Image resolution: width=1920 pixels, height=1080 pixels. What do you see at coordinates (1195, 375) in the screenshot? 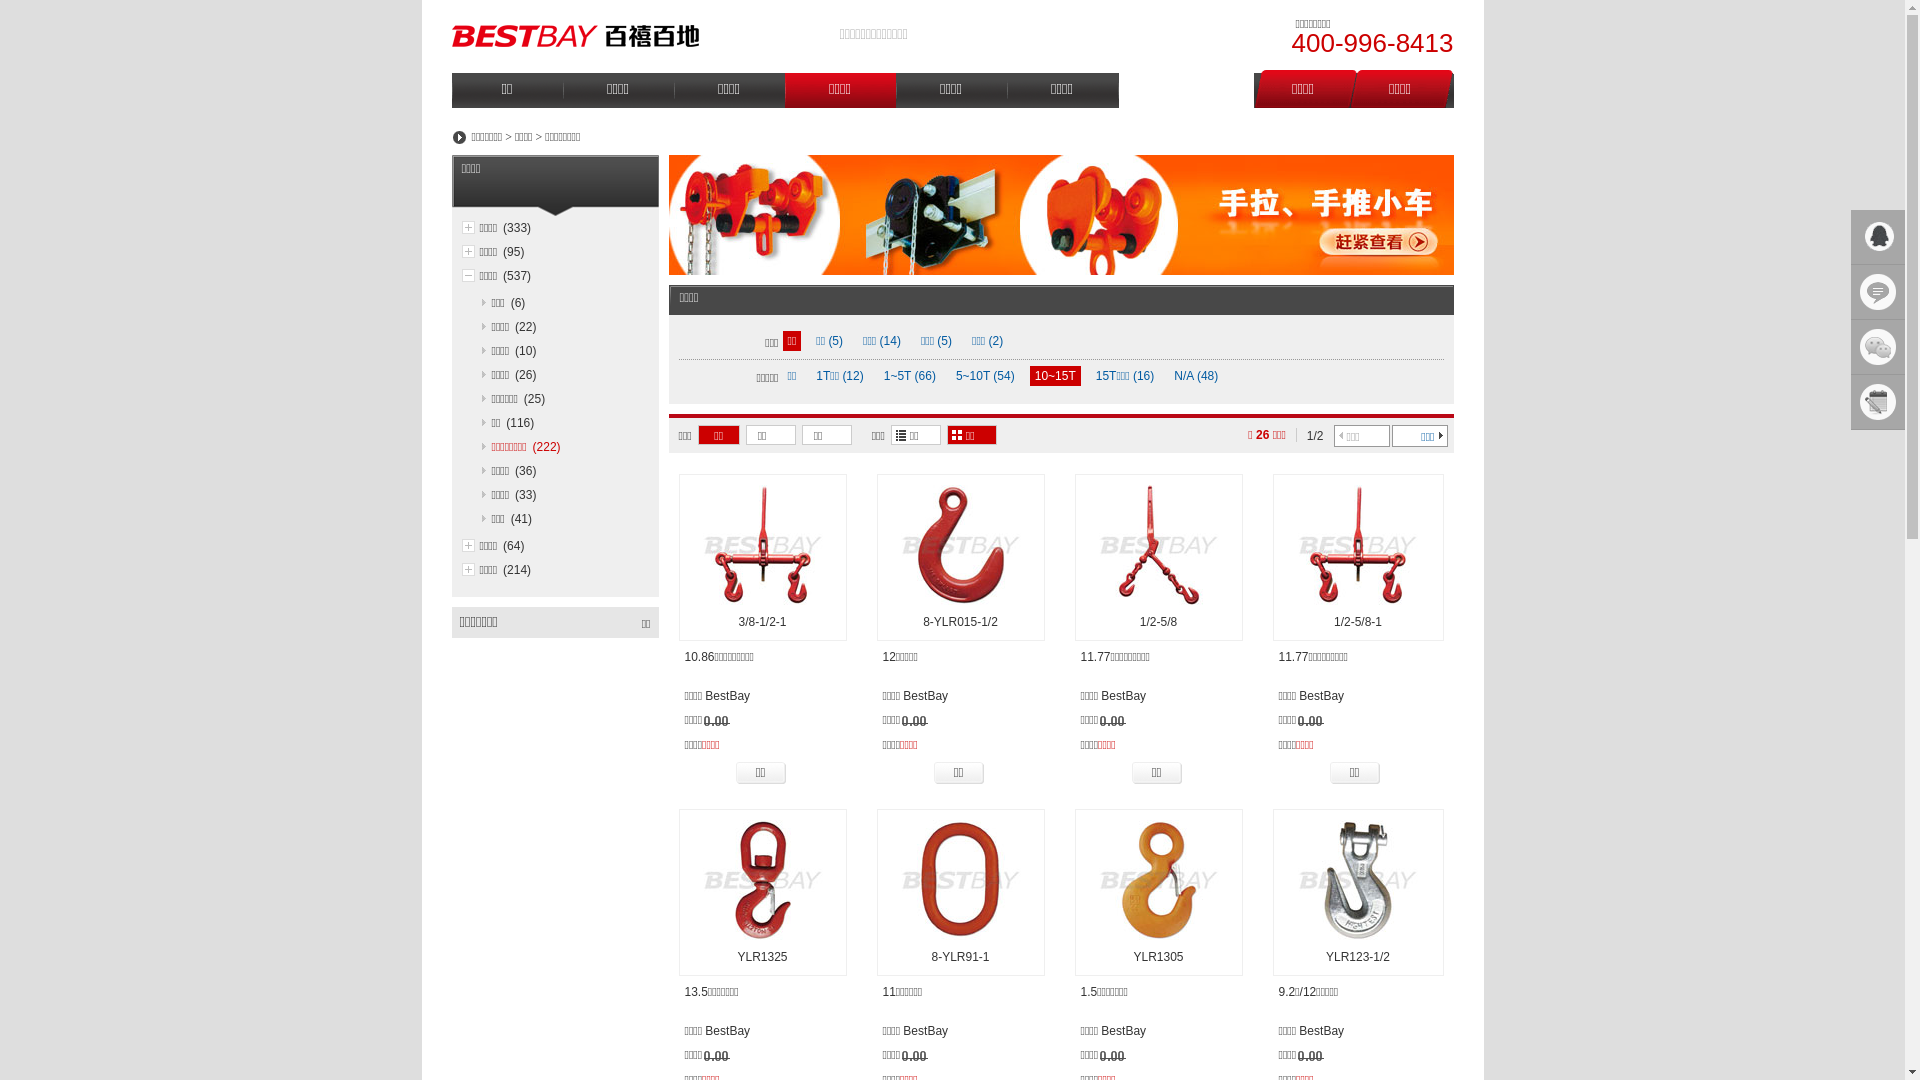
I see `'N/A (48)'` at bounding box center [1195, 375].